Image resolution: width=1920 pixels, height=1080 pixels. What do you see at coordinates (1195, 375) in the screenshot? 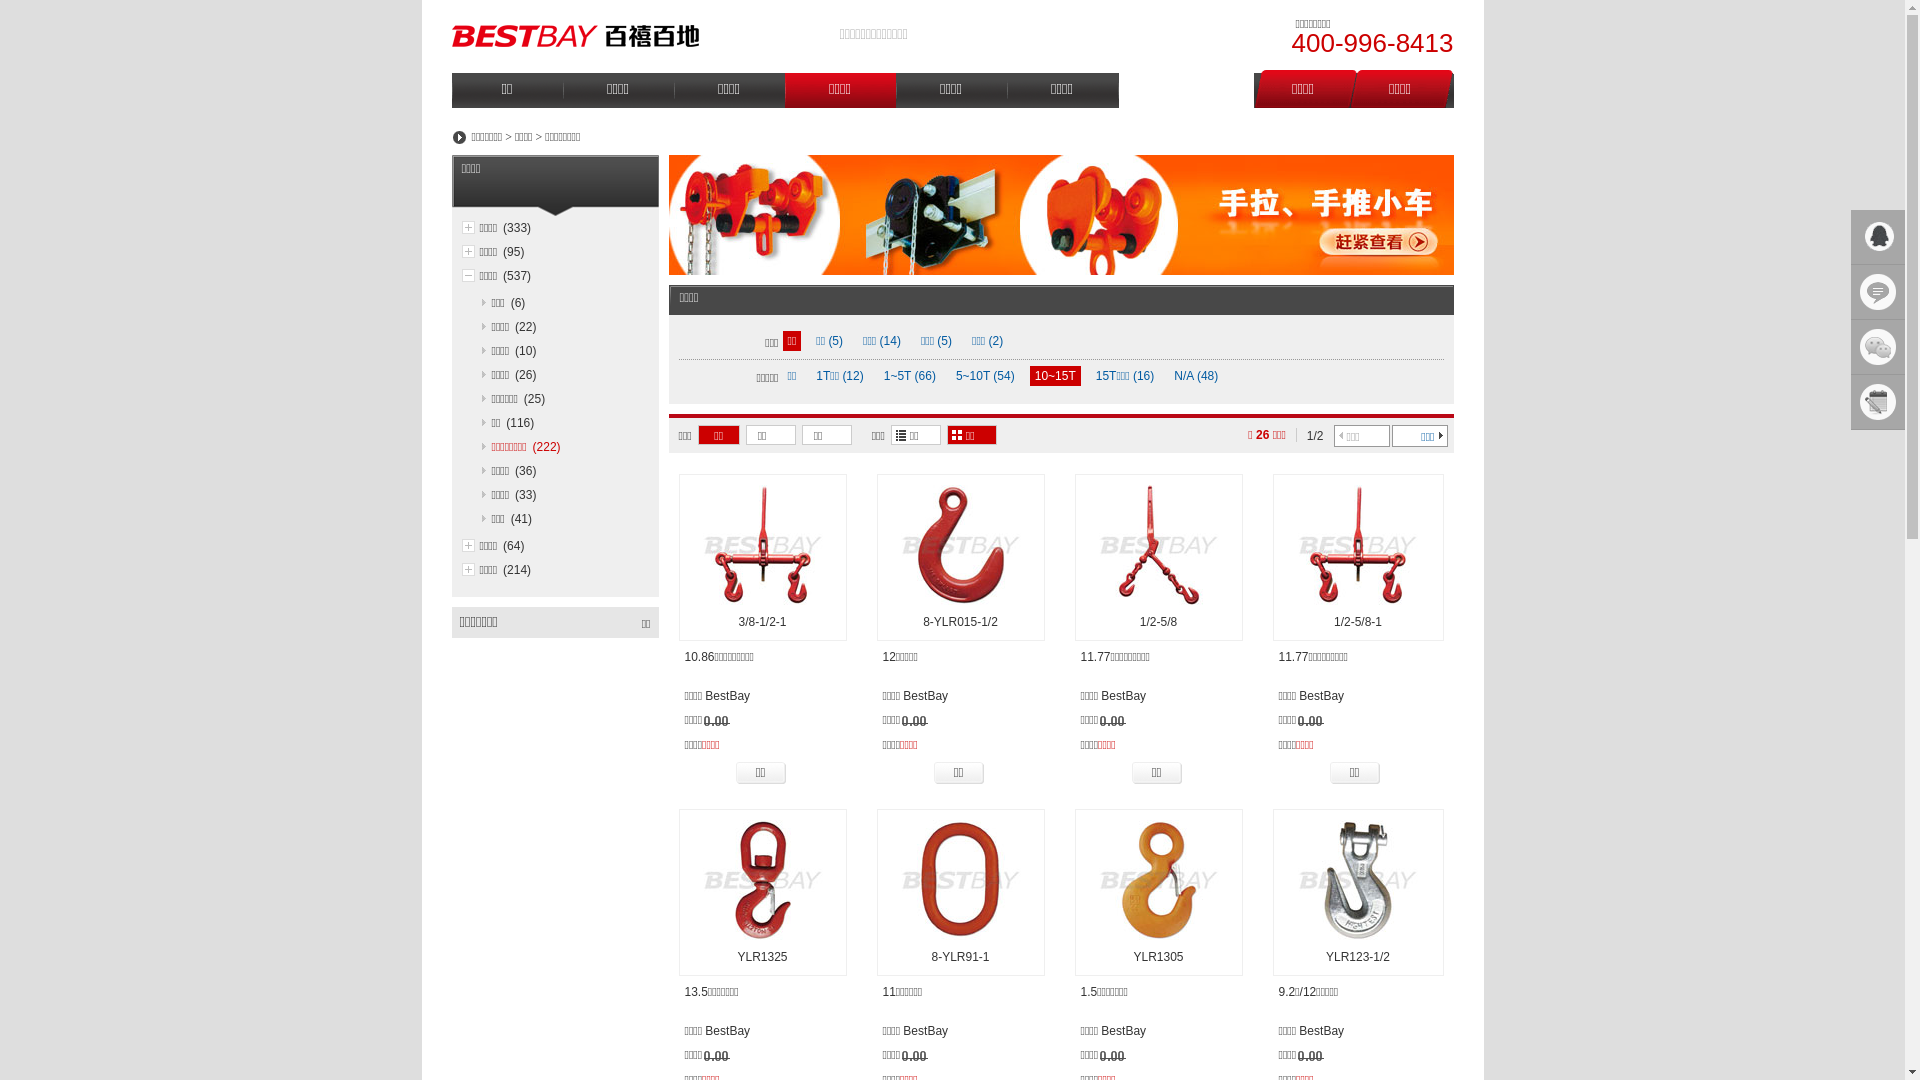
I see `'N/A (48)'` at bounding box center [1195, 375].